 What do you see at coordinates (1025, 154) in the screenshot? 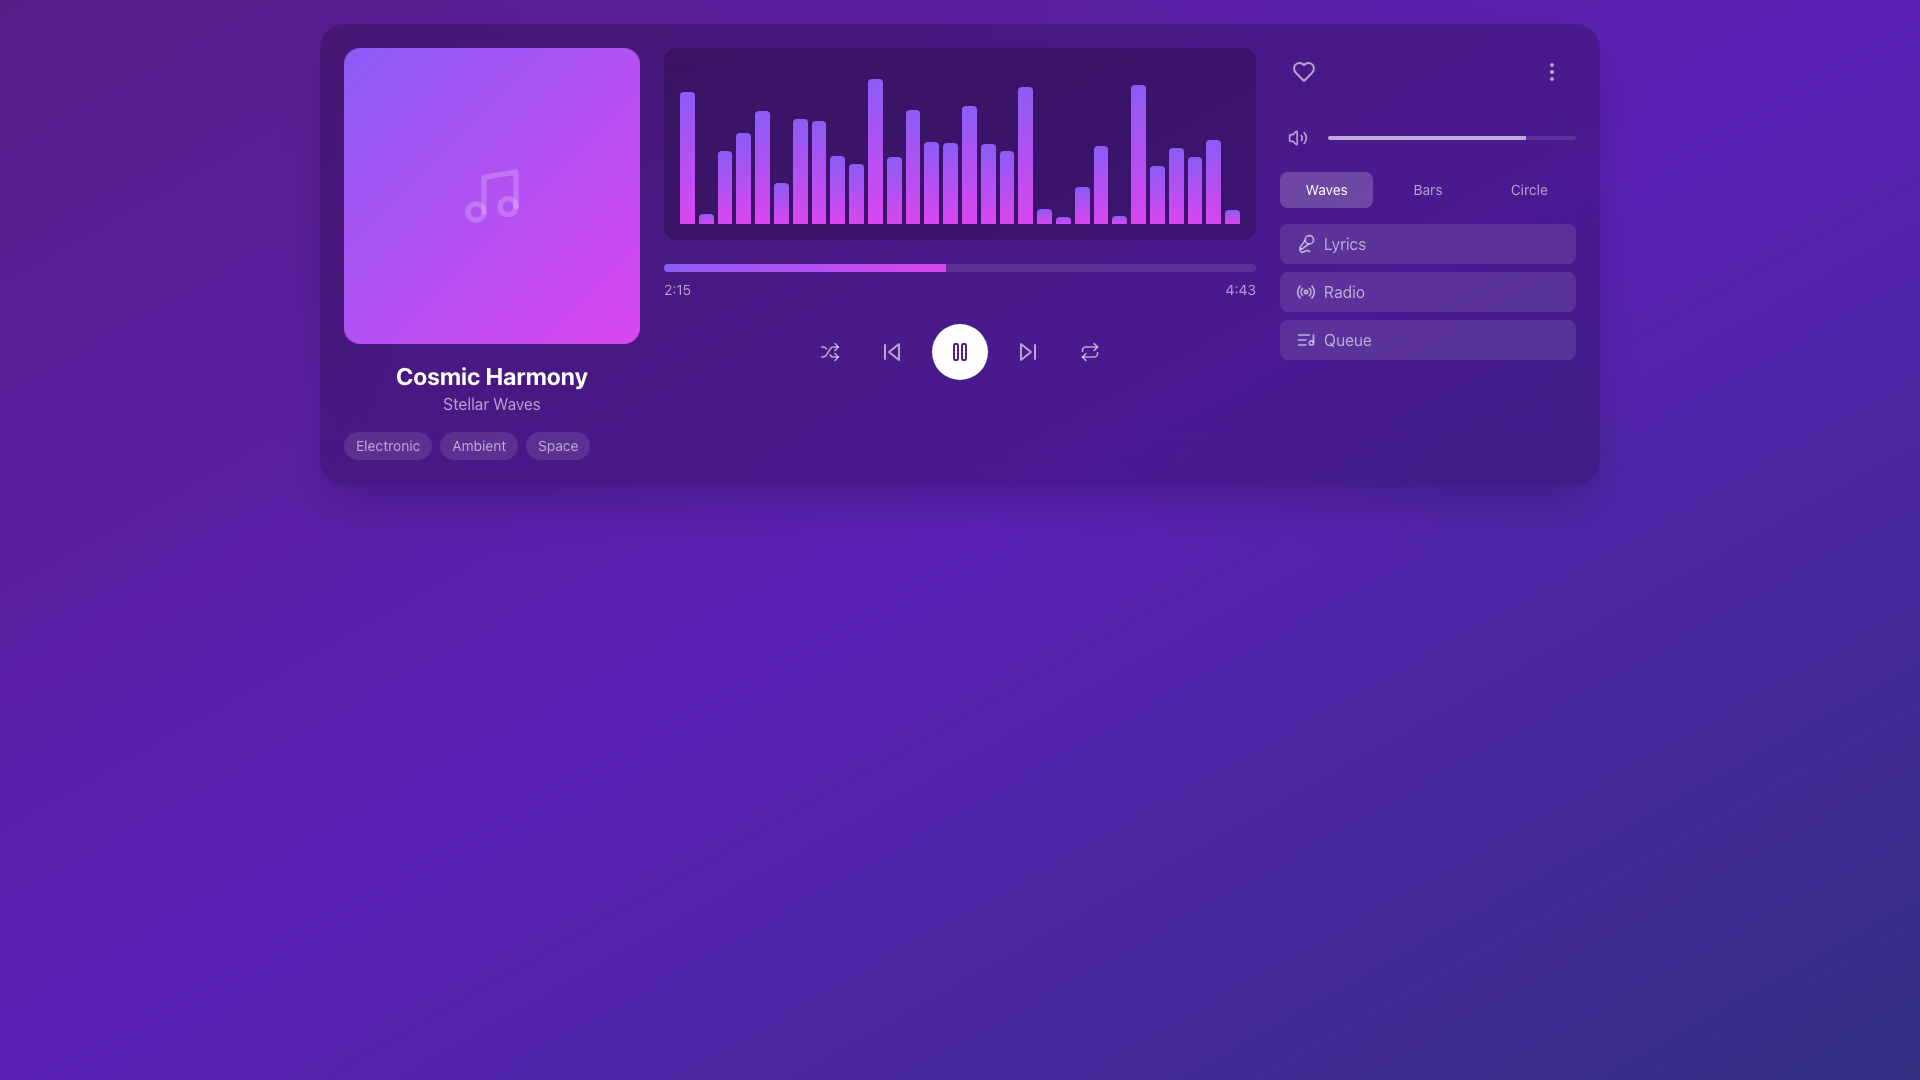
I see `the 18th vertical rectangular bar in the bar graph of the music player interface, which has a gradient color scheme from fuchsia to violet and rounded top corners` at bounding box center [1025, 154].